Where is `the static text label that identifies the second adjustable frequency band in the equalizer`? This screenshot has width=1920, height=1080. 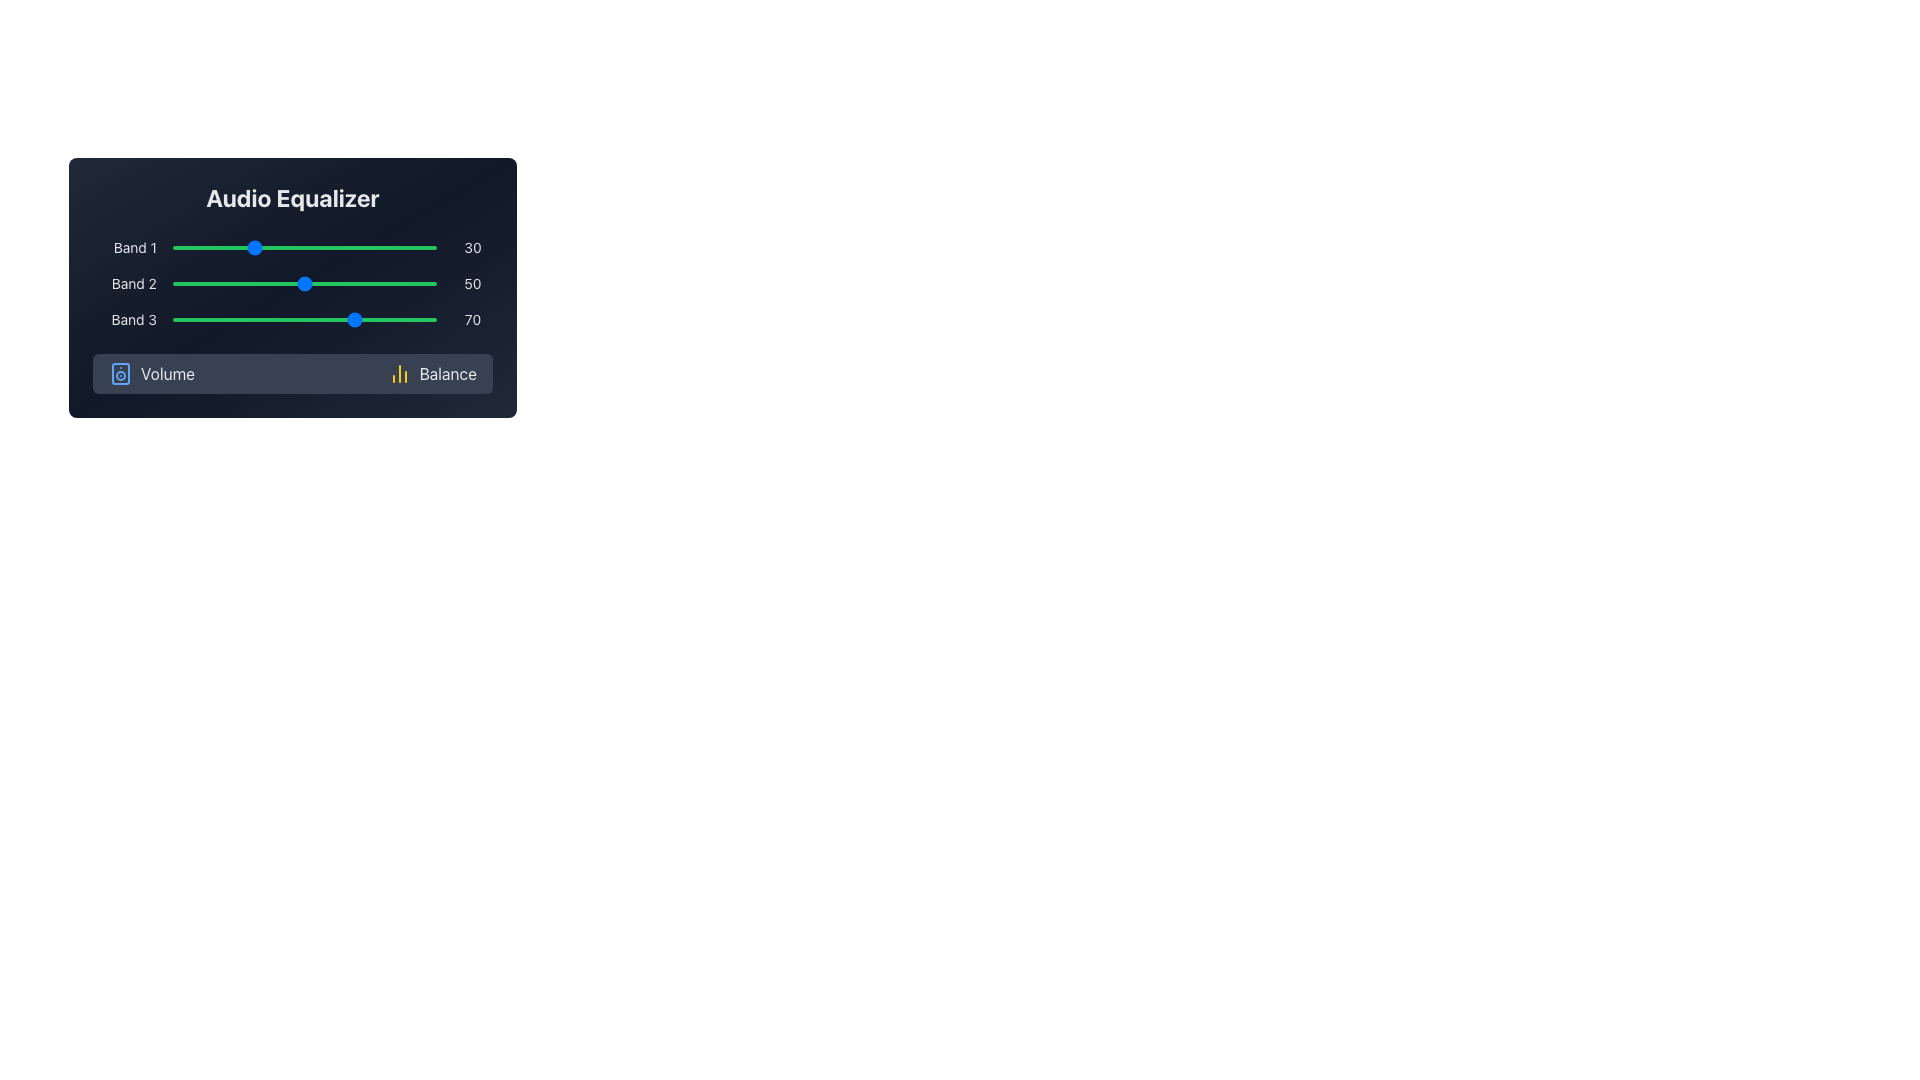 the static text label that identifies the second adjustable frequency band in the equalizer is located at coordinates (123, 284).